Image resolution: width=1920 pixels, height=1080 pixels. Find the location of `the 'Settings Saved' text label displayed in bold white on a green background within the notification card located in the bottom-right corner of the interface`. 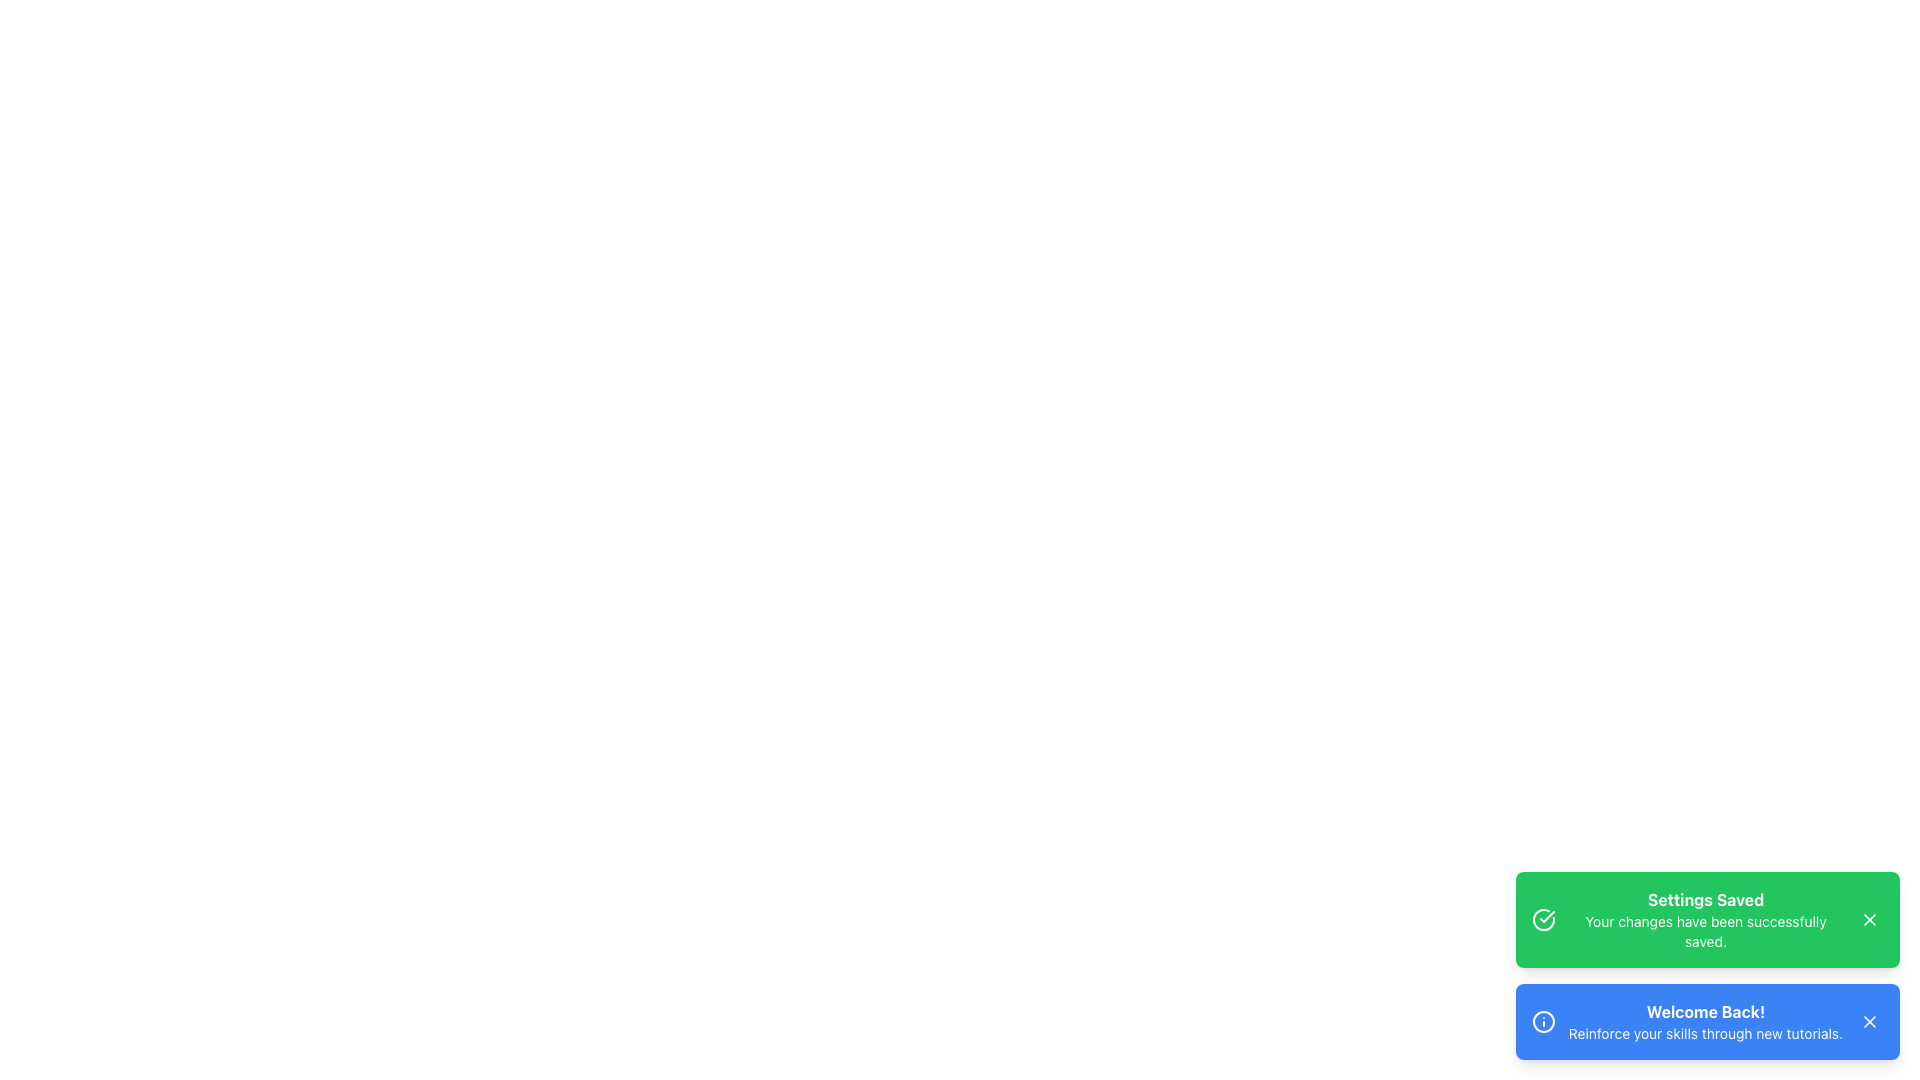

the 'Settings Saved' text label displayed in bold white on a green background within the notification card located in the bottom-right corner of the interface is located at coordinates (1704, 898).